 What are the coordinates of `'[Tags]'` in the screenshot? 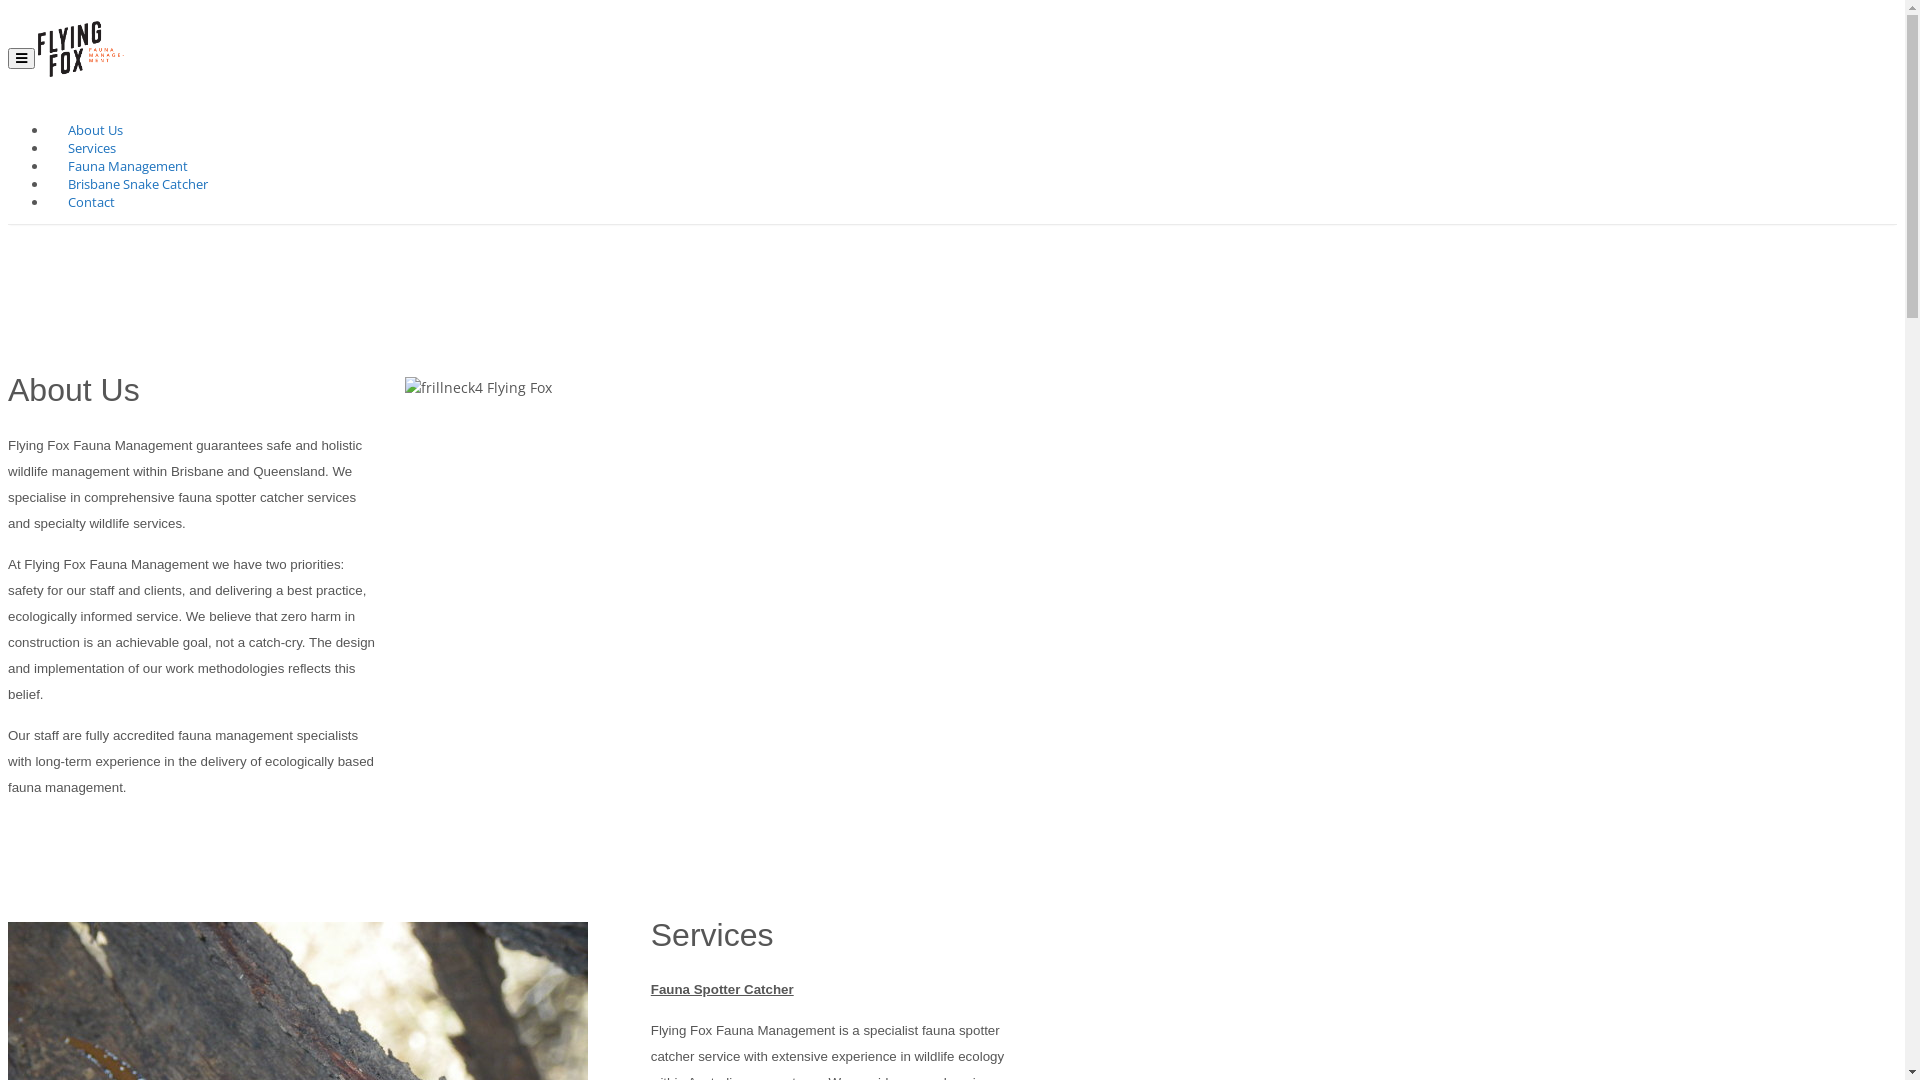 It's located at (711, 622).